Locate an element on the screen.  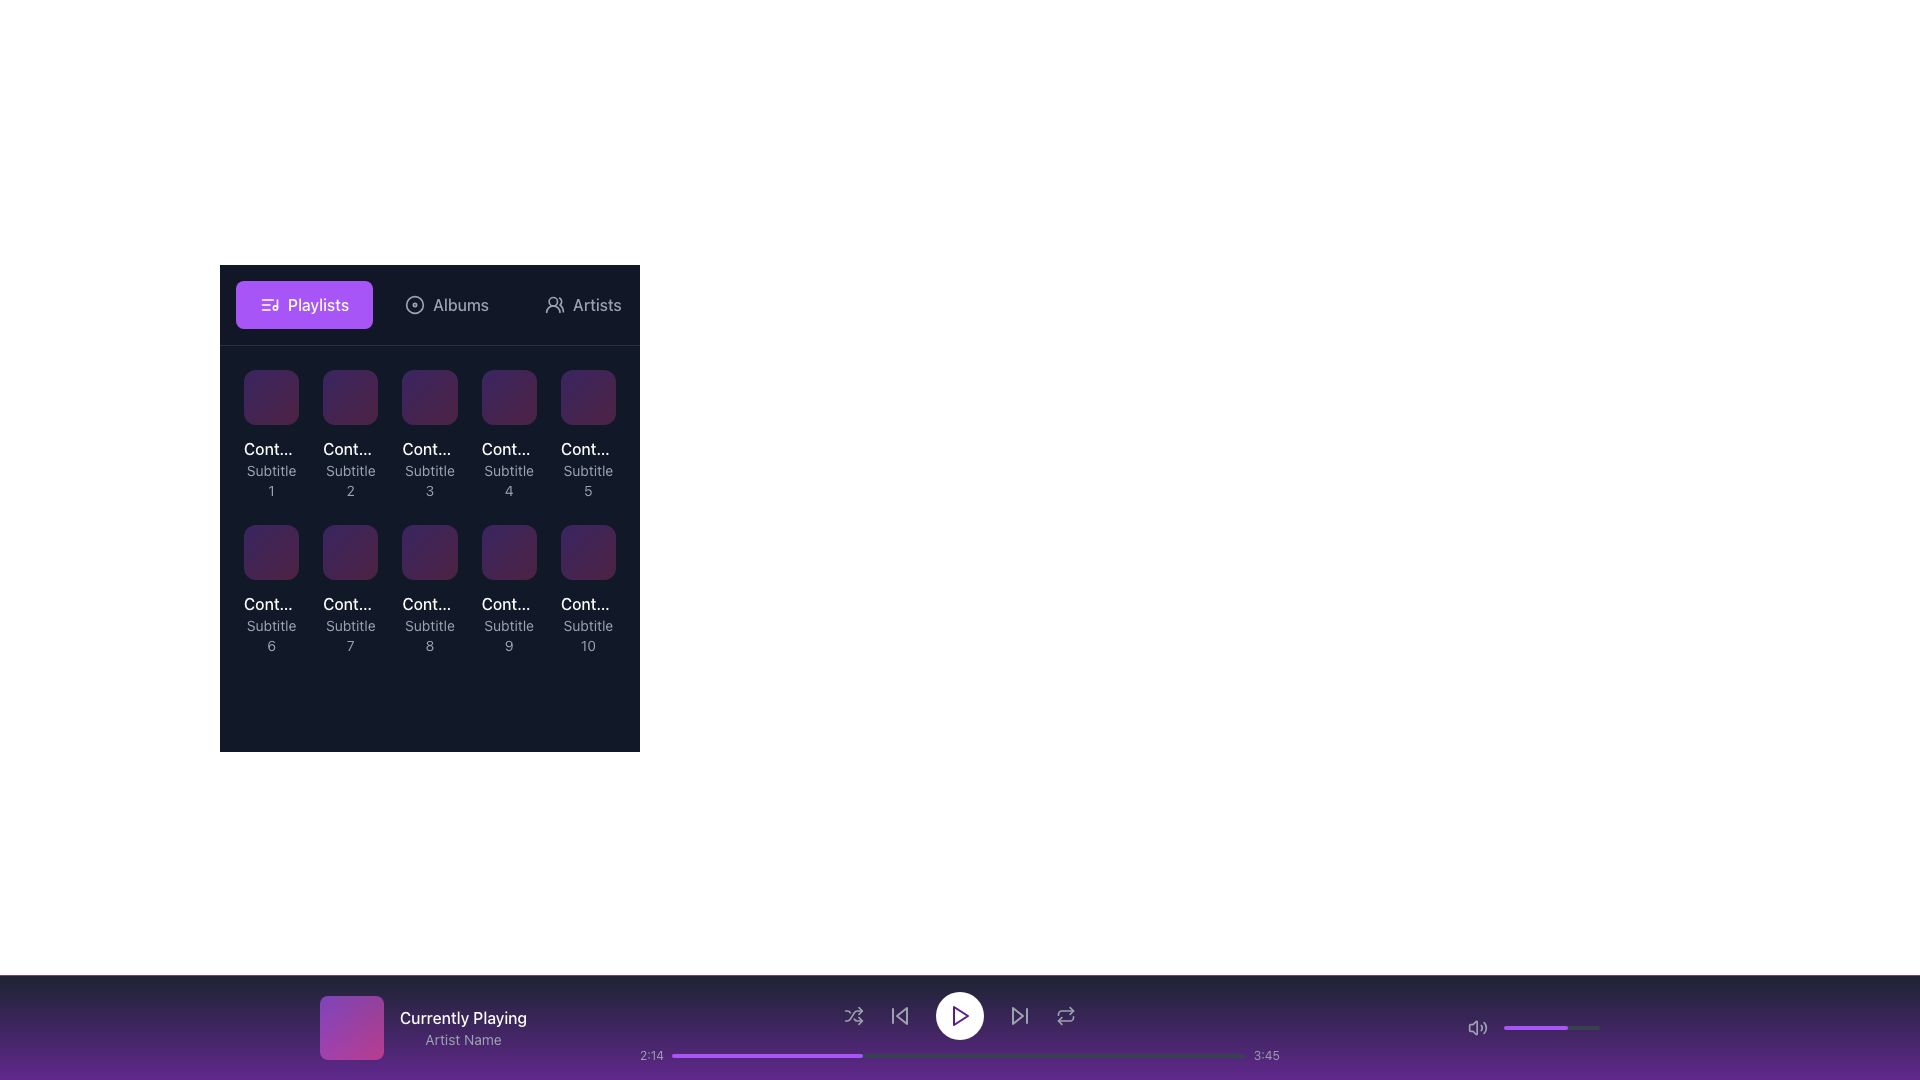
the Card-like UI component titled 'Content Title 8' is located at coordinates (429, 589).